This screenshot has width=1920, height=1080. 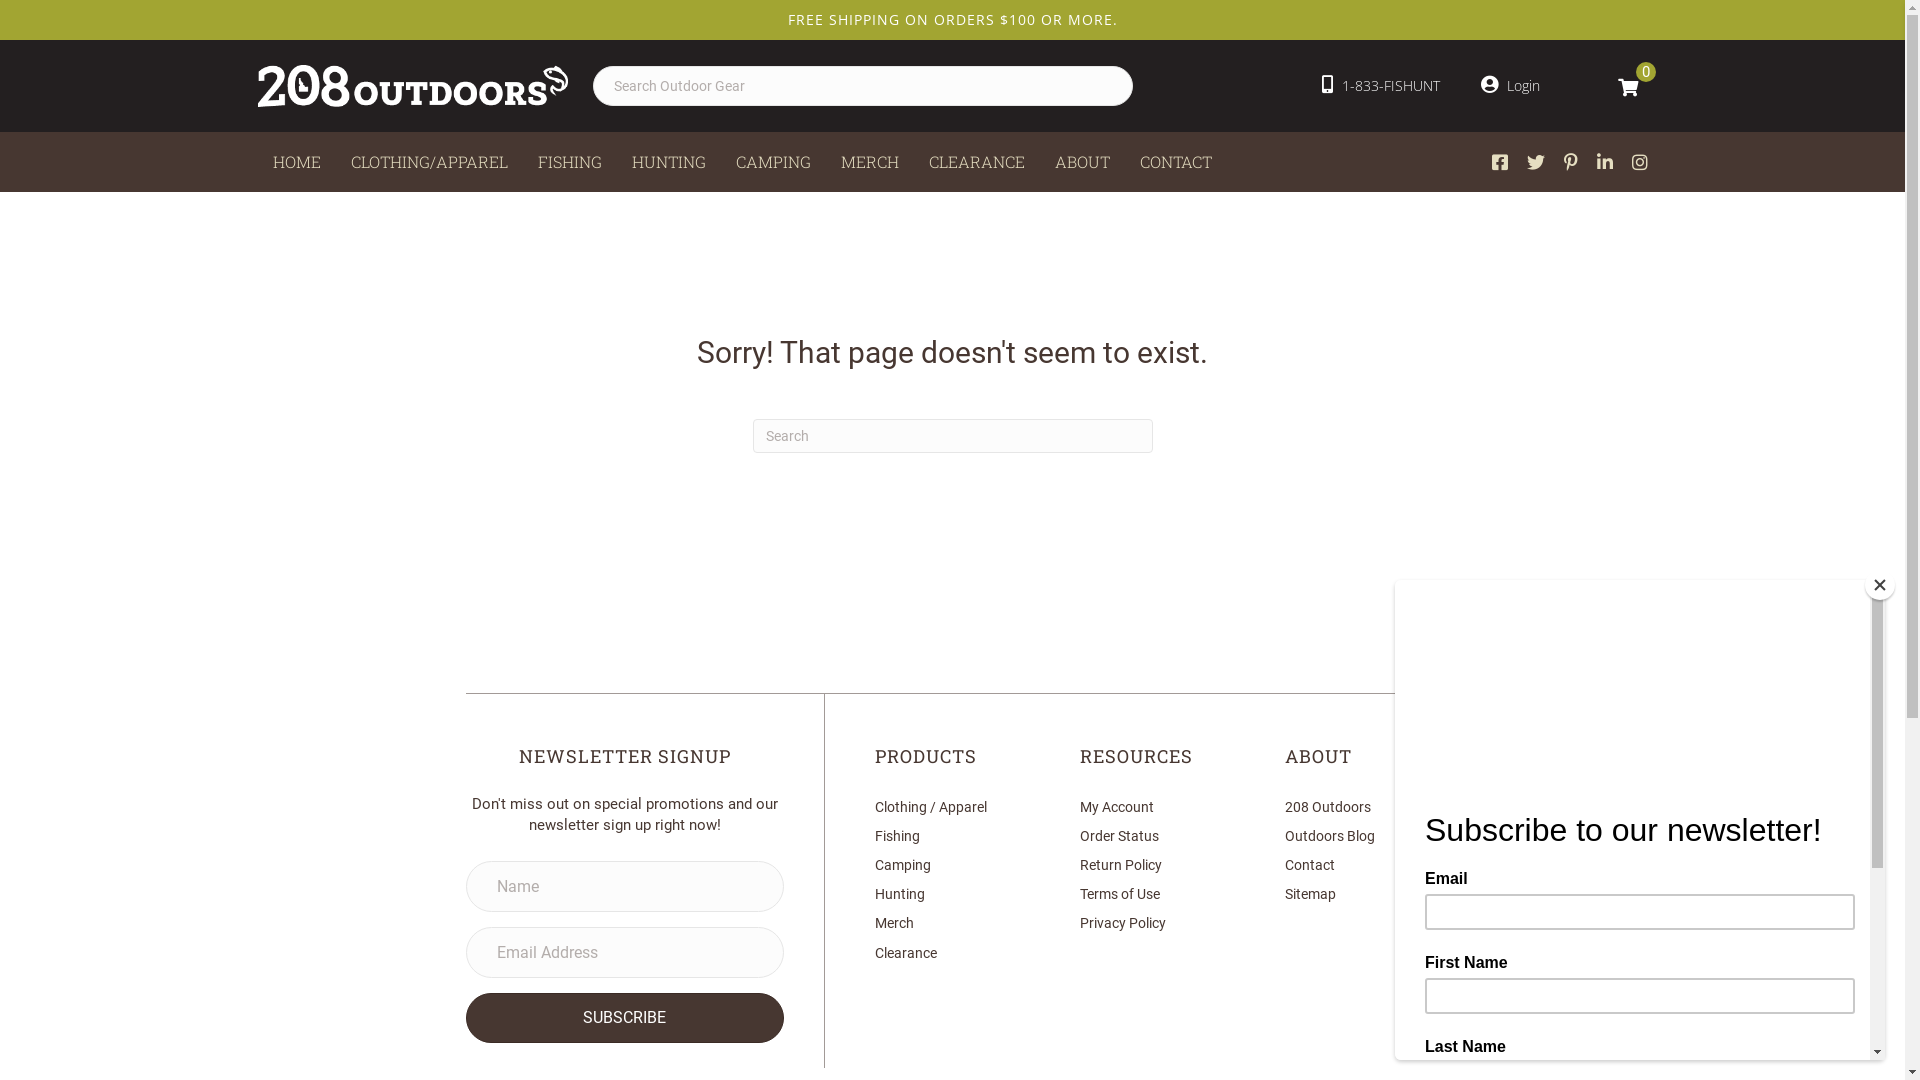 I want to click on 'Merch', so click(x=874, y=922).